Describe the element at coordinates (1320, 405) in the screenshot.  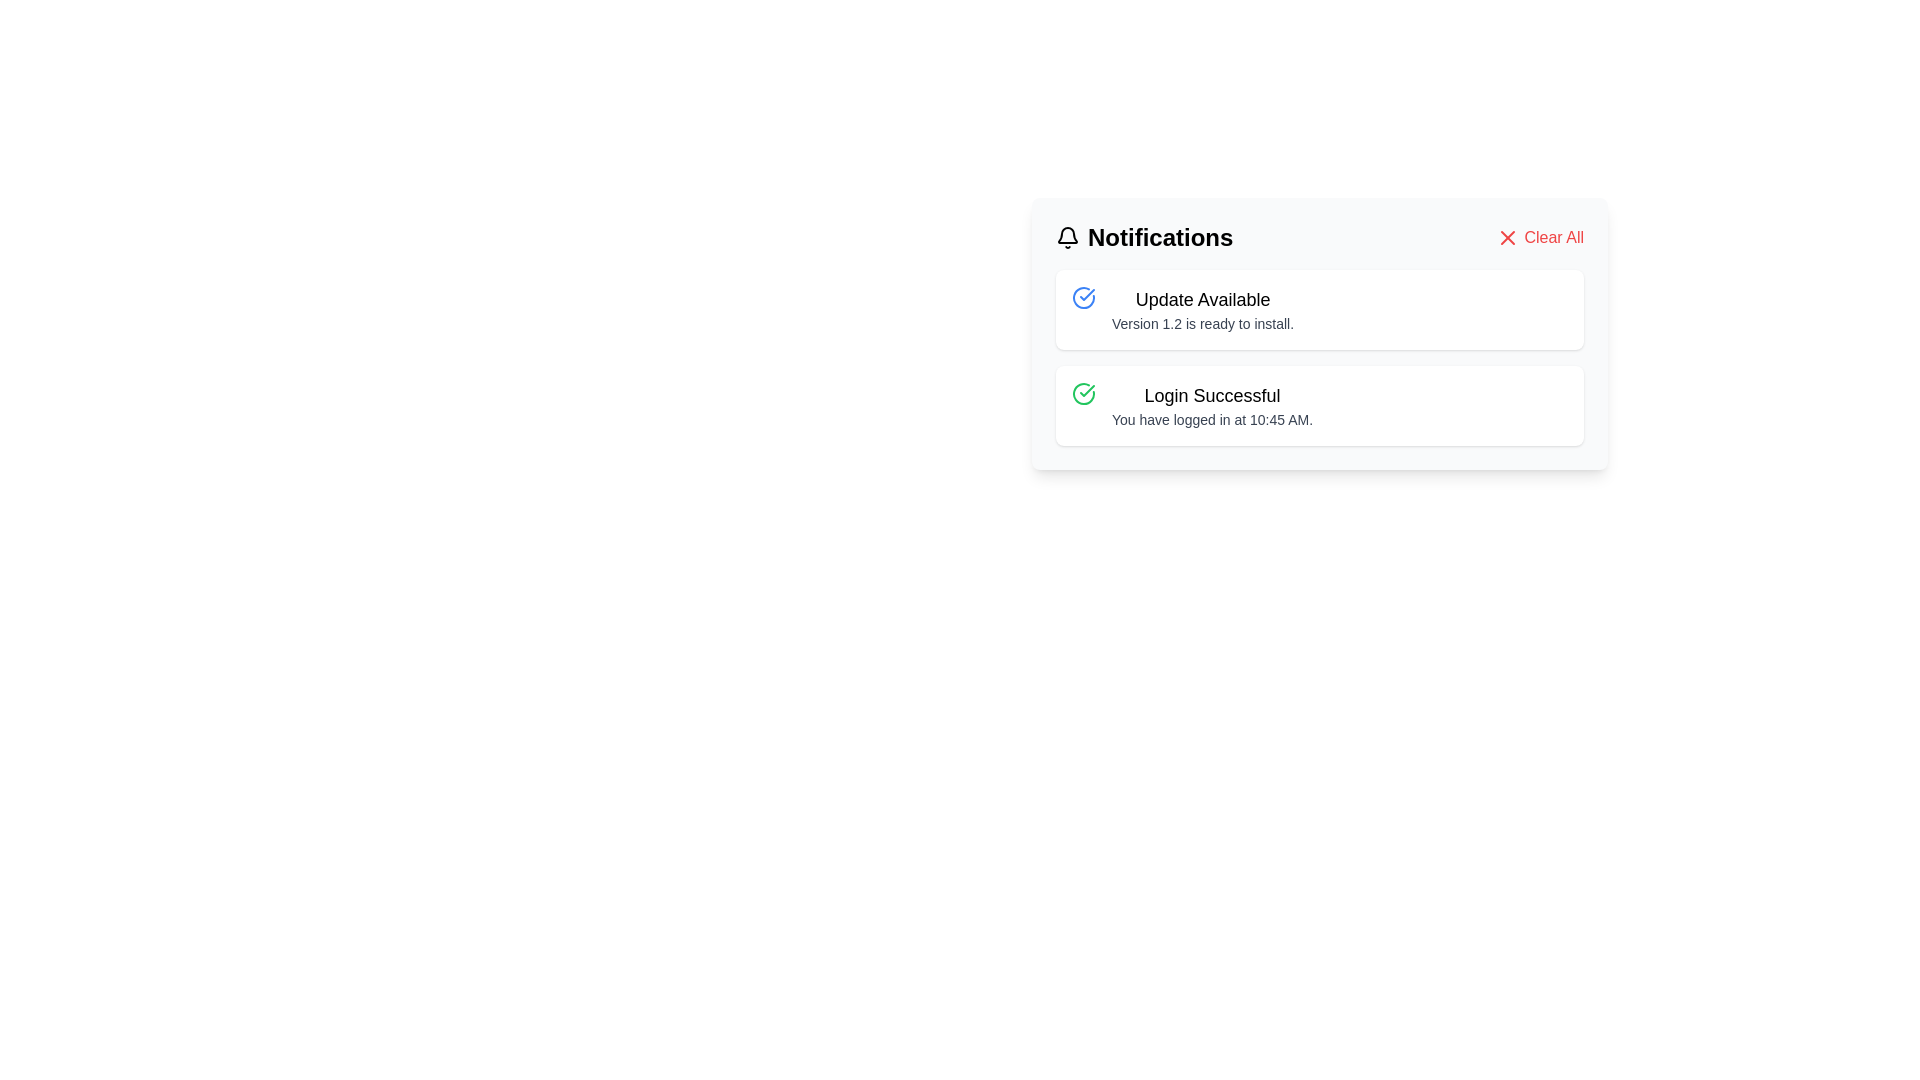
I see `the second notification box in the notification center that displays a 'Login Successful' title and a message about logging in at 10:45 AM` at that location.